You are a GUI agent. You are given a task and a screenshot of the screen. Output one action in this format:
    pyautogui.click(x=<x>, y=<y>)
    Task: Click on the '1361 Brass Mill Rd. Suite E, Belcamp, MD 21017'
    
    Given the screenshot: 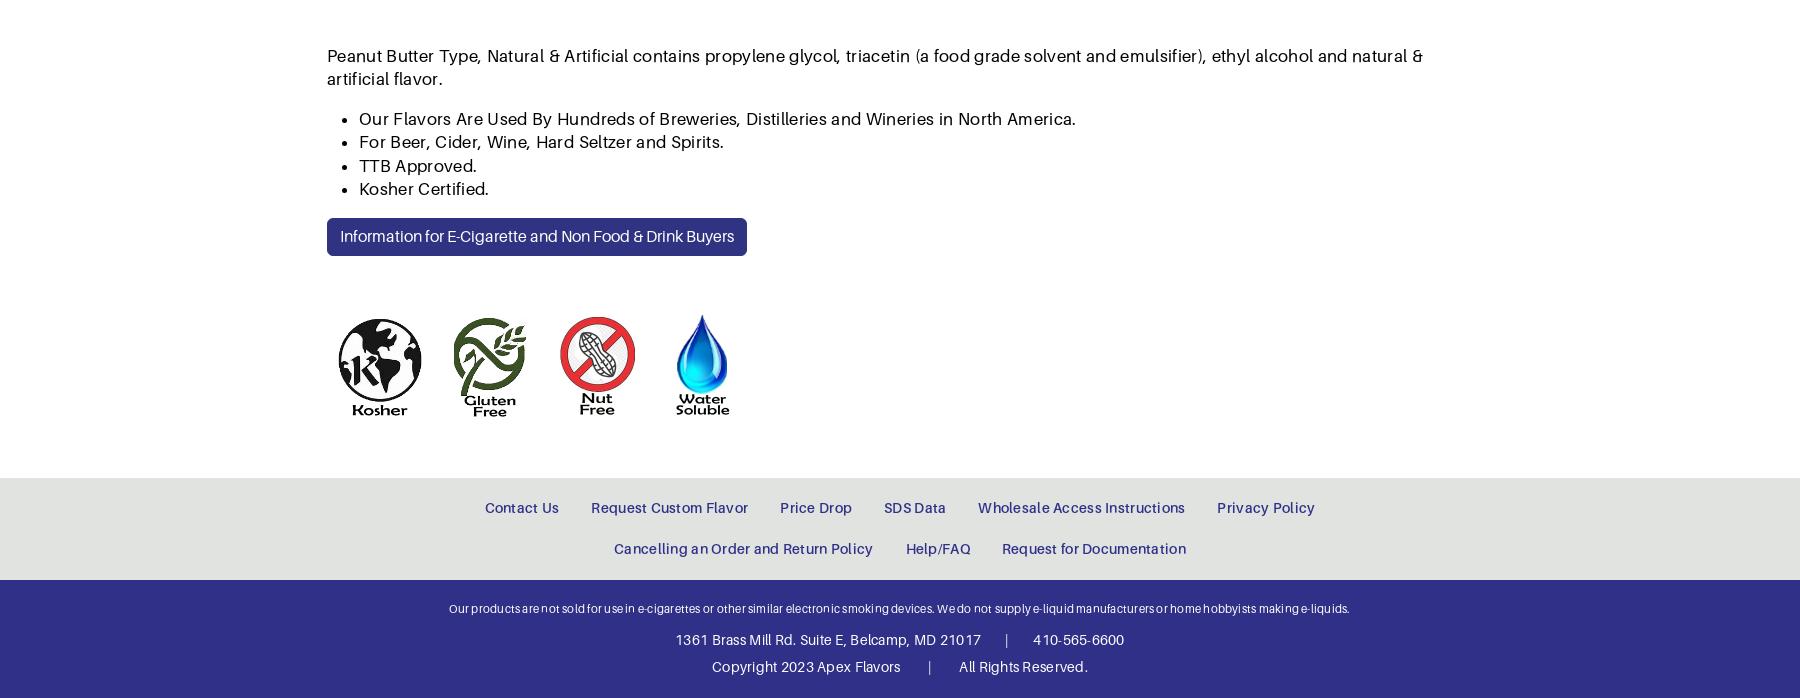 What is the action you would take?
    pyautogui.click(x=675, y=243)
    